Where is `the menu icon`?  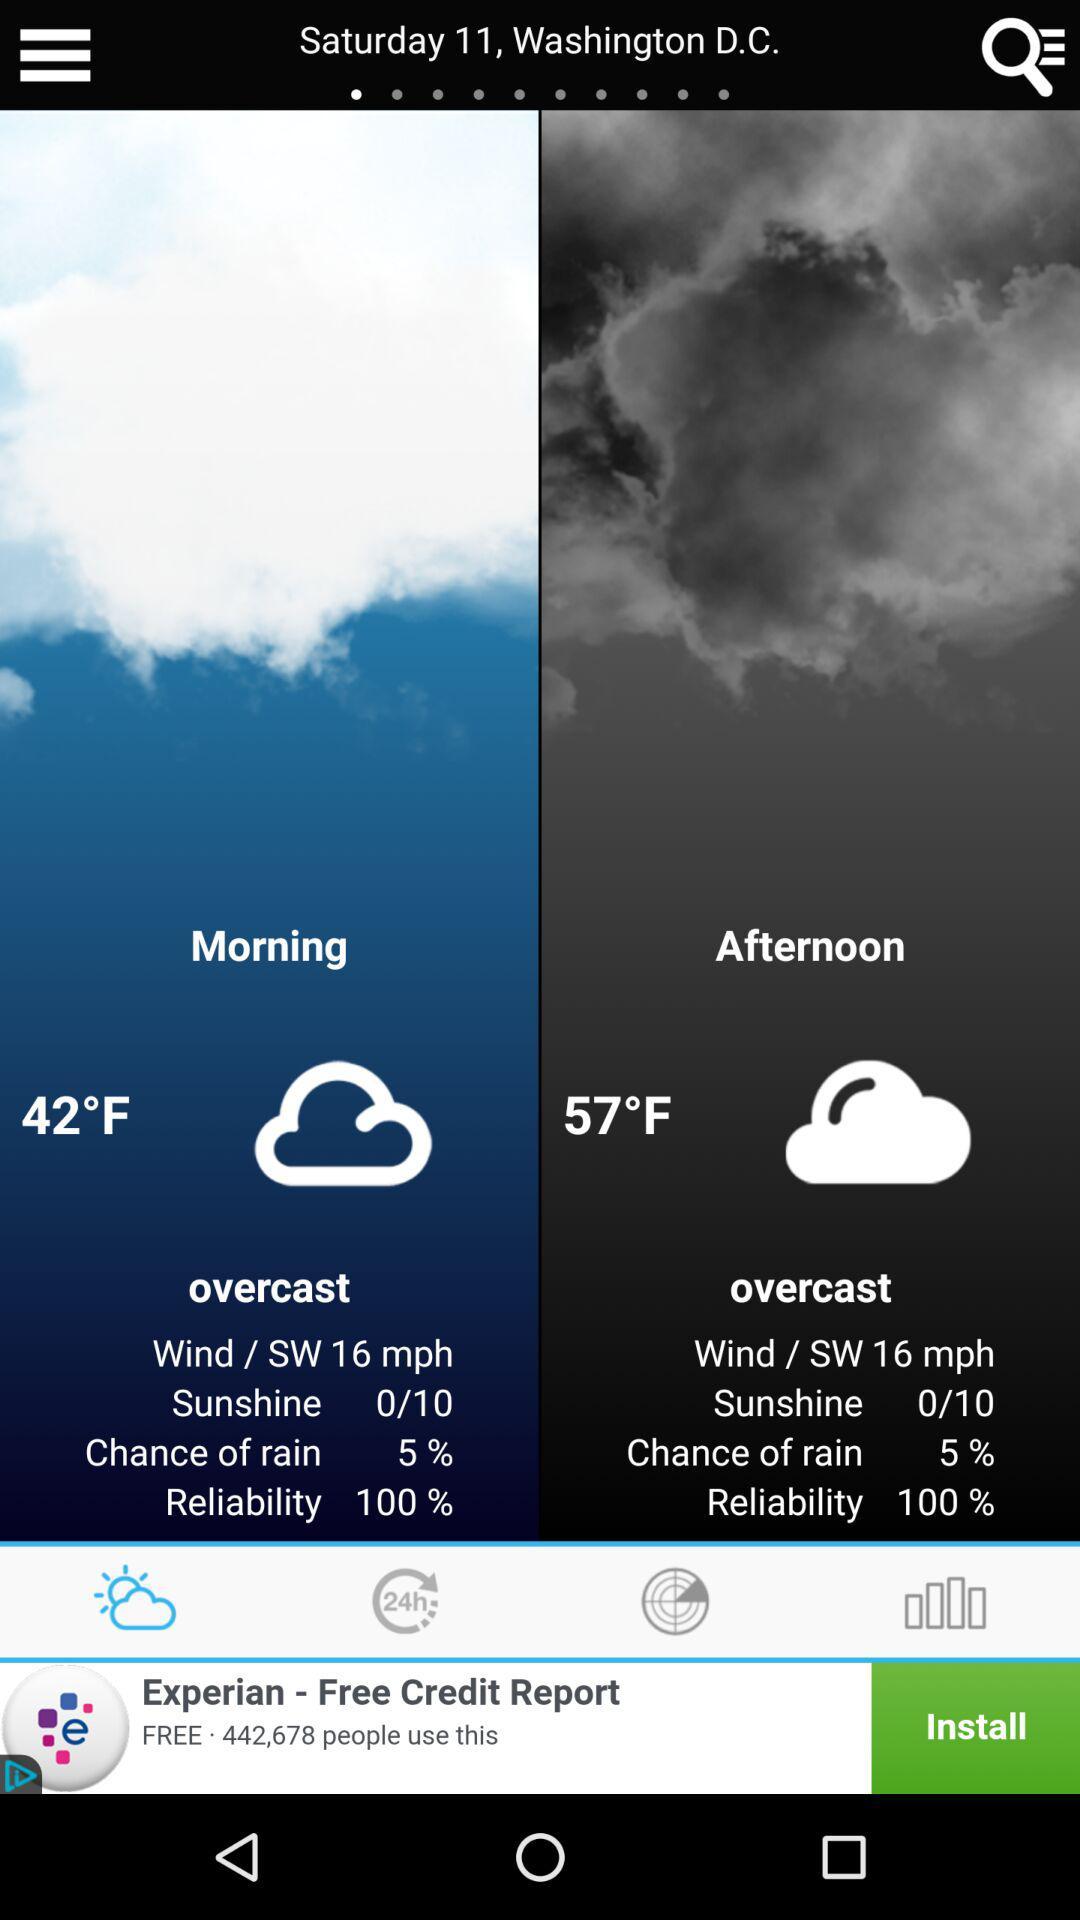
the menu icon is located at coordinates (54, 58).